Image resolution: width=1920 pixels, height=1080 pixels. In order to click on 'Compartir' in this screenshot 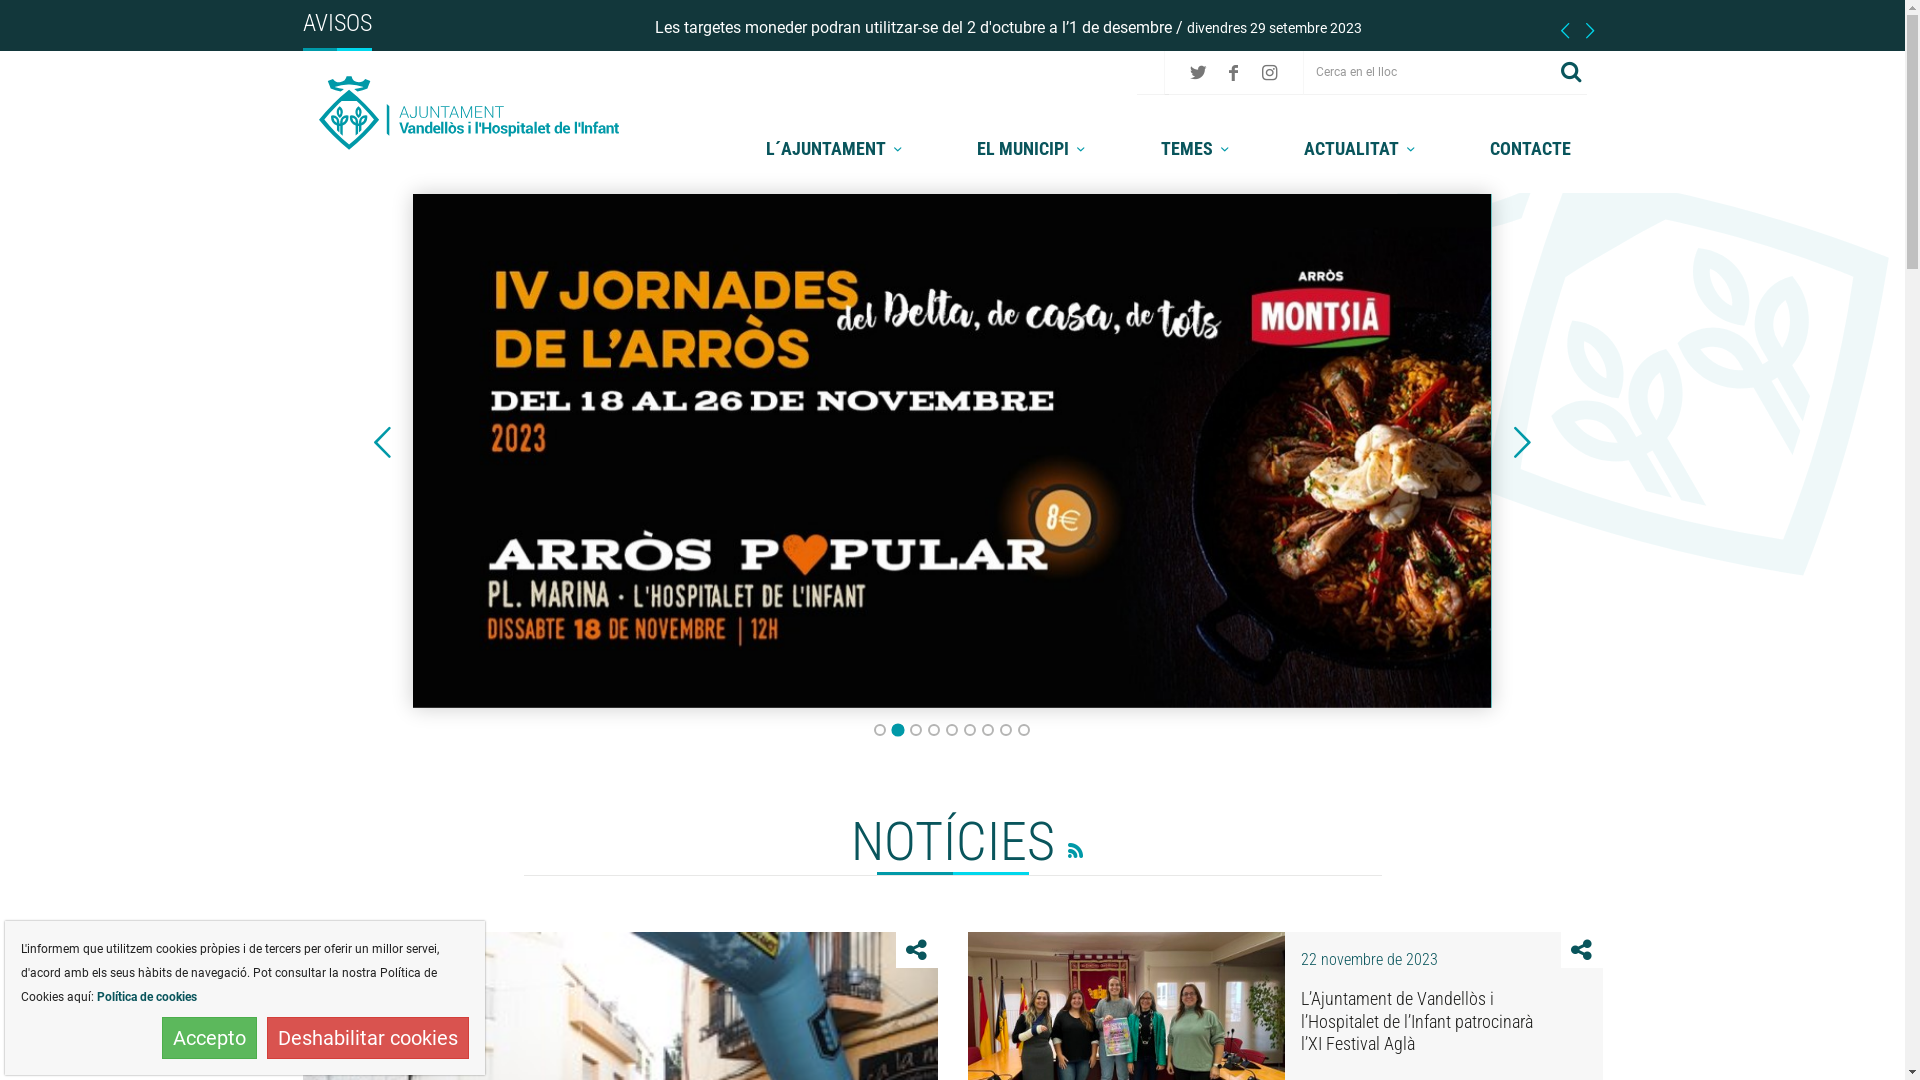, I will do `click(1581, 948)`.